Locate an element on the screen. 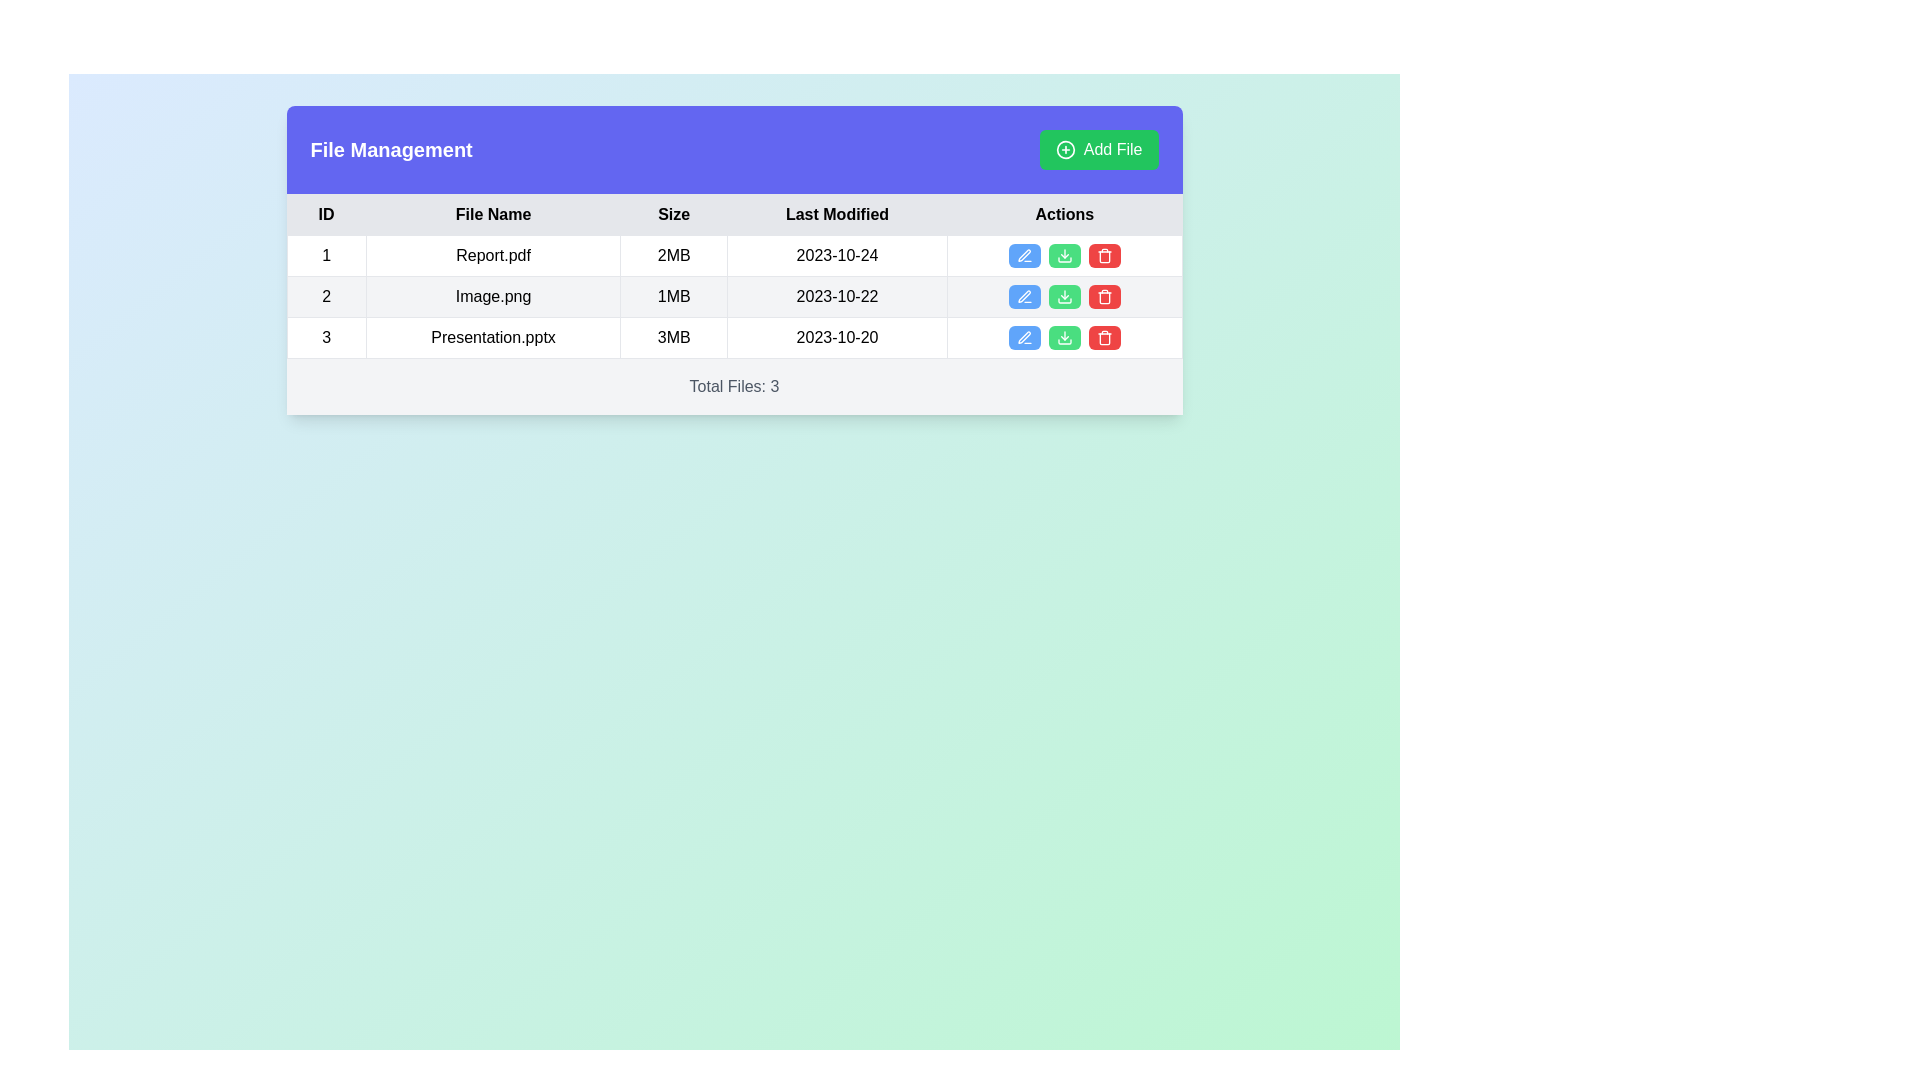 This screenshot has height=1080, width=1920. the edit button with an icon in the 'Actions' column of the third row corresponding to the 'Presentation.pptx' file entry to initiate editing is located at coordinates (1024, 337).